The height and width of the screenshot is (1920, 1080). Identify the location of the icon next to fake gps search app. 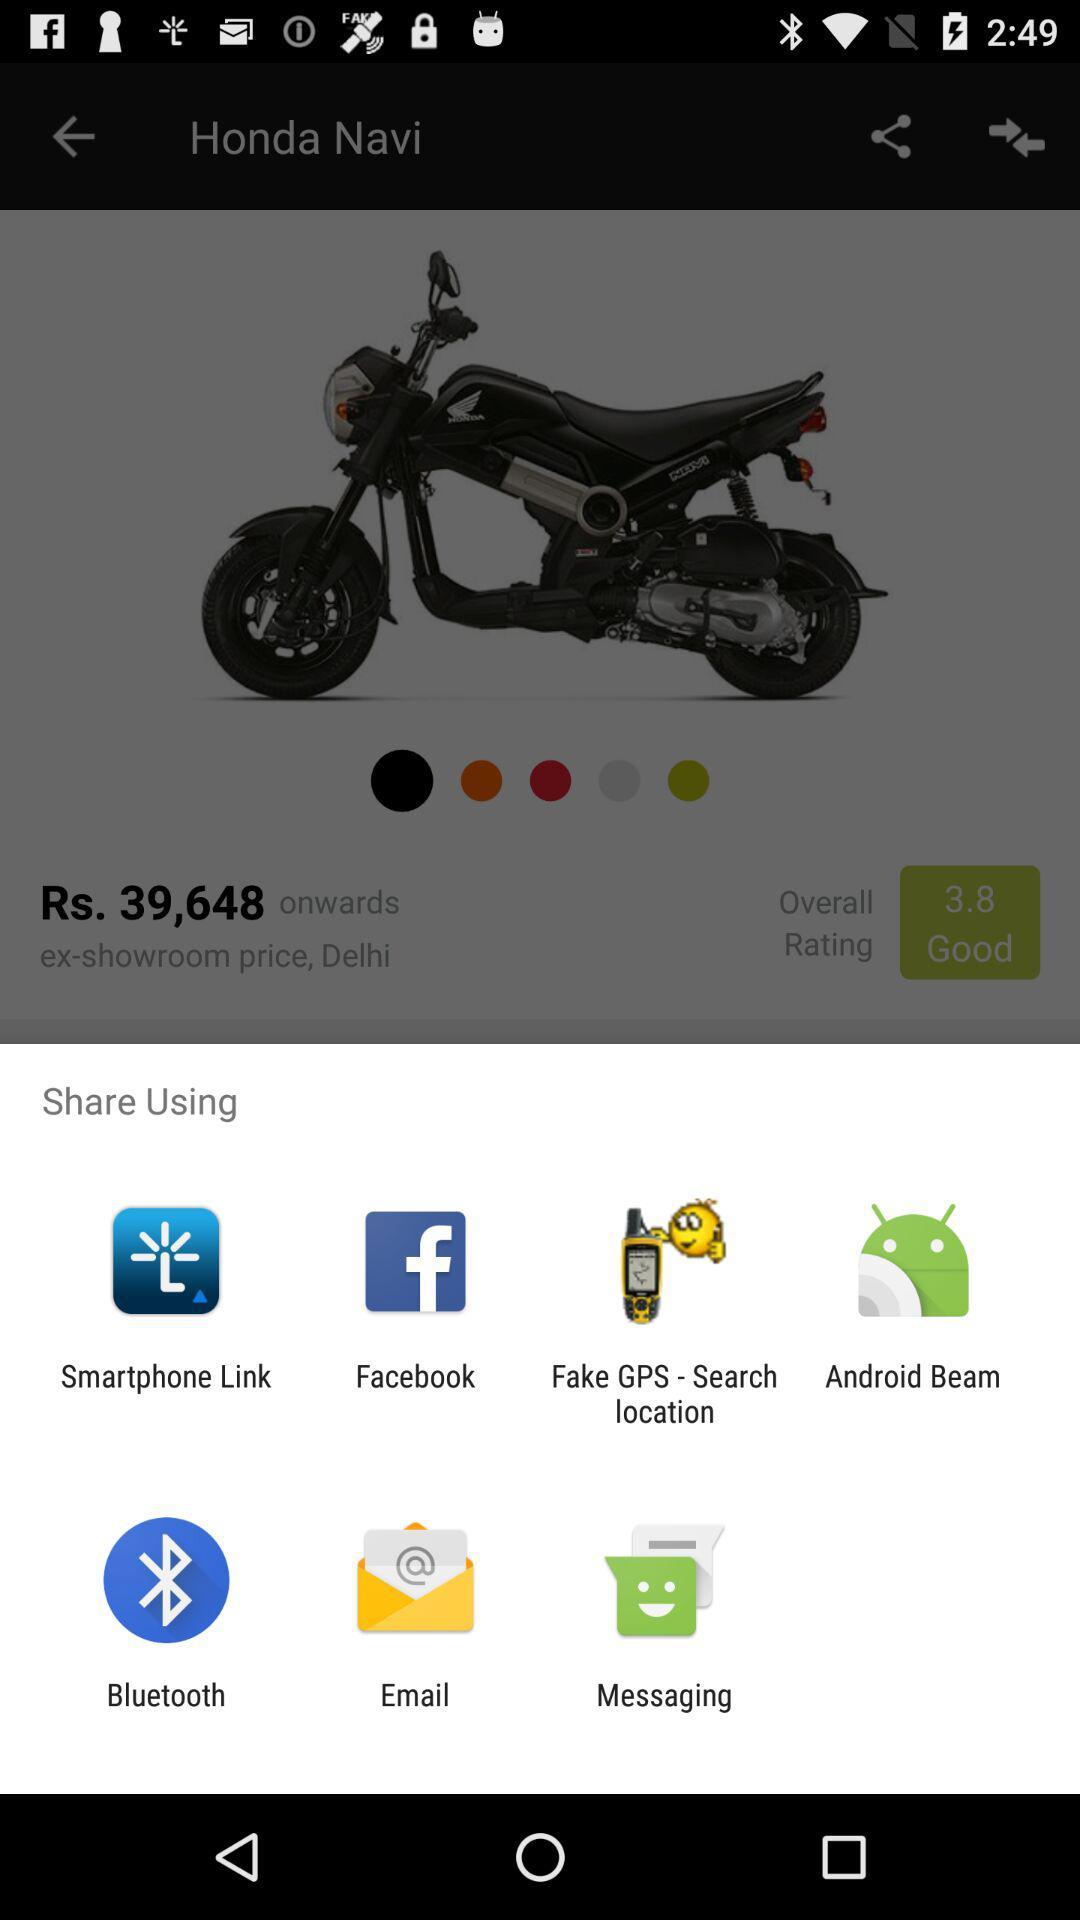
(913, 1392).